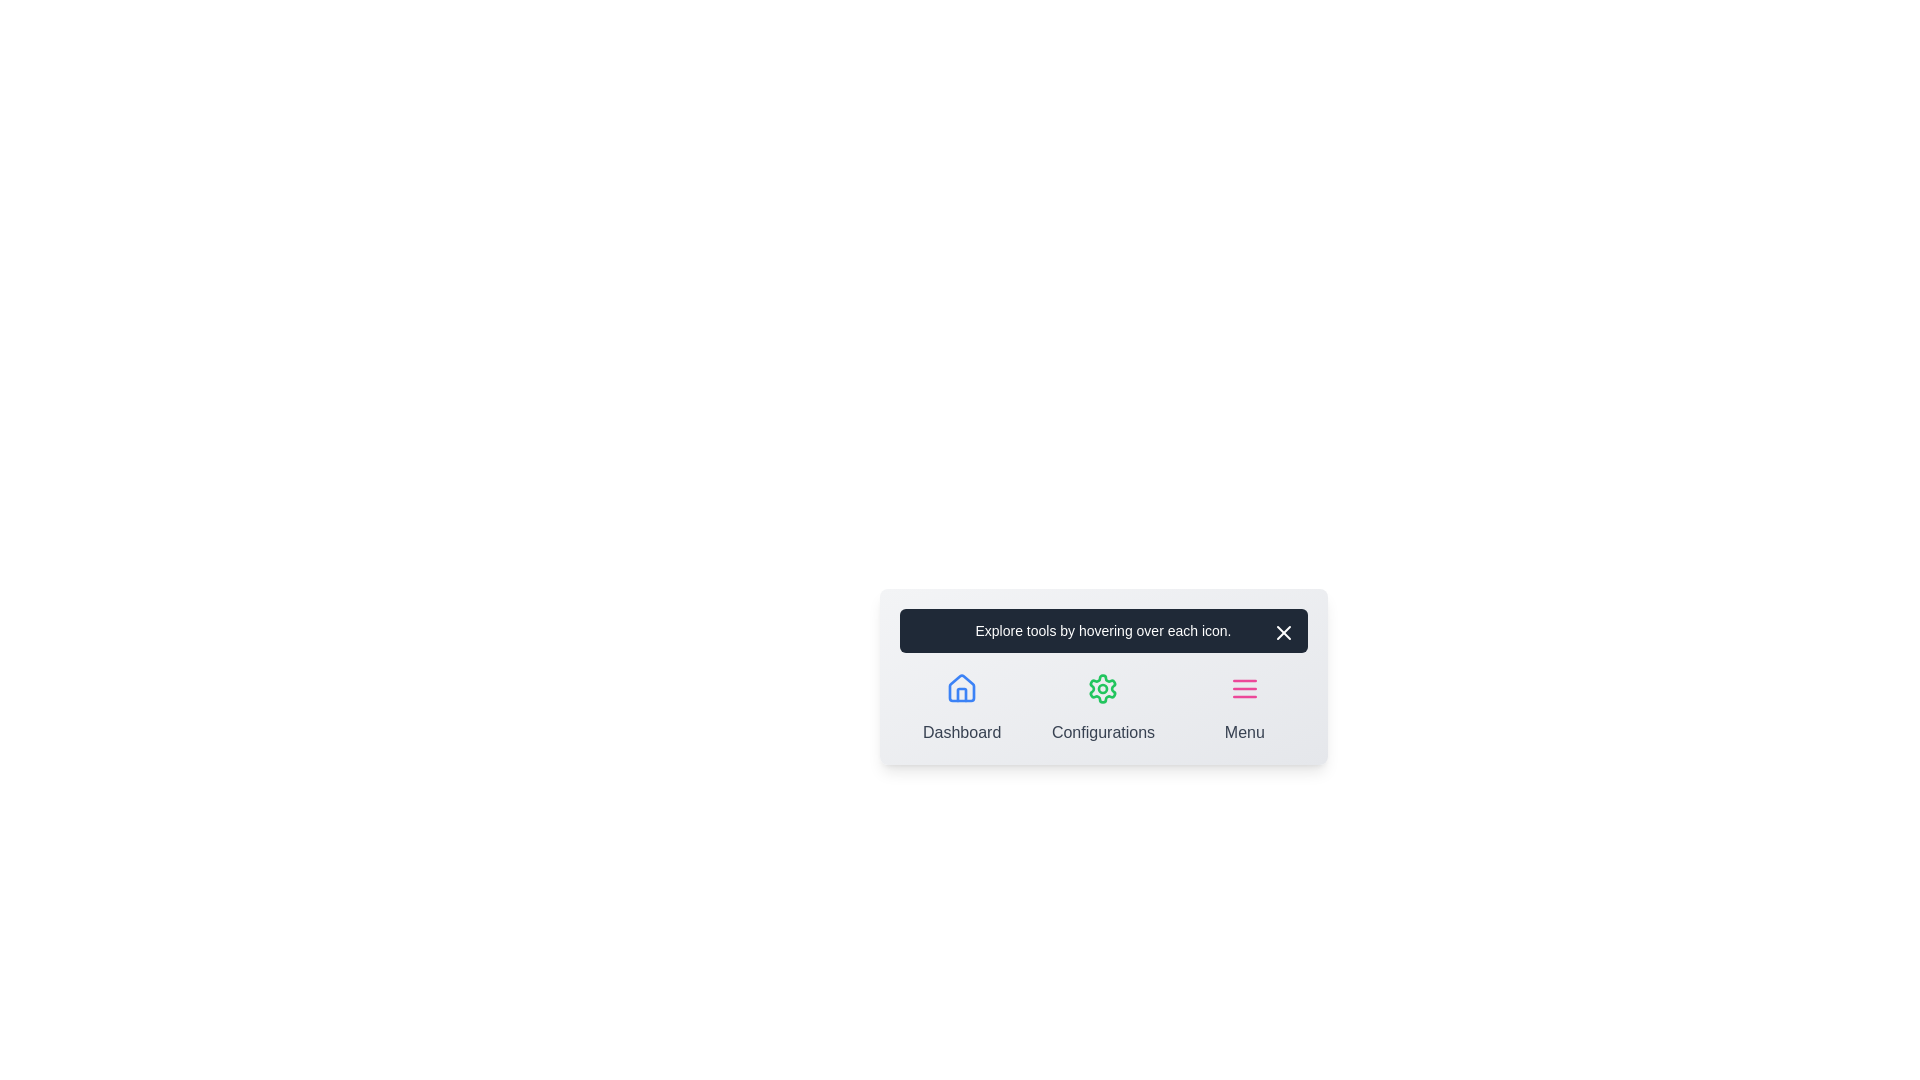  Describe the element at coordinates (962, 732) in the screenshot. I see `the Text label that provides a description for the house-shaped icon above it, indicating navigation to a dashboard-related section` at that location.